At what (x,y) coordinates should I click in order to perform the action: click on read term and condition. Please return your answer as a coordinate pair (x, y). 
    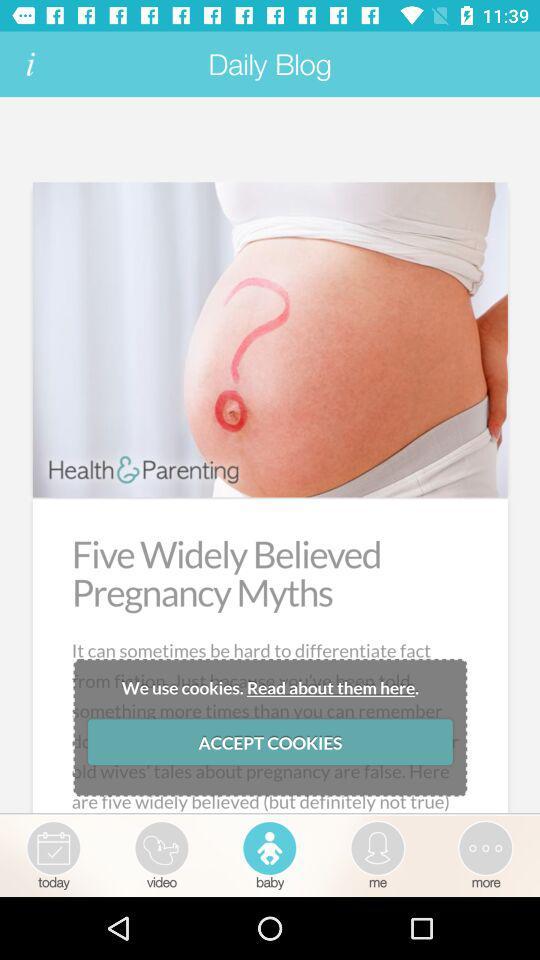
    Looking at the image, I should click on (29, 64).